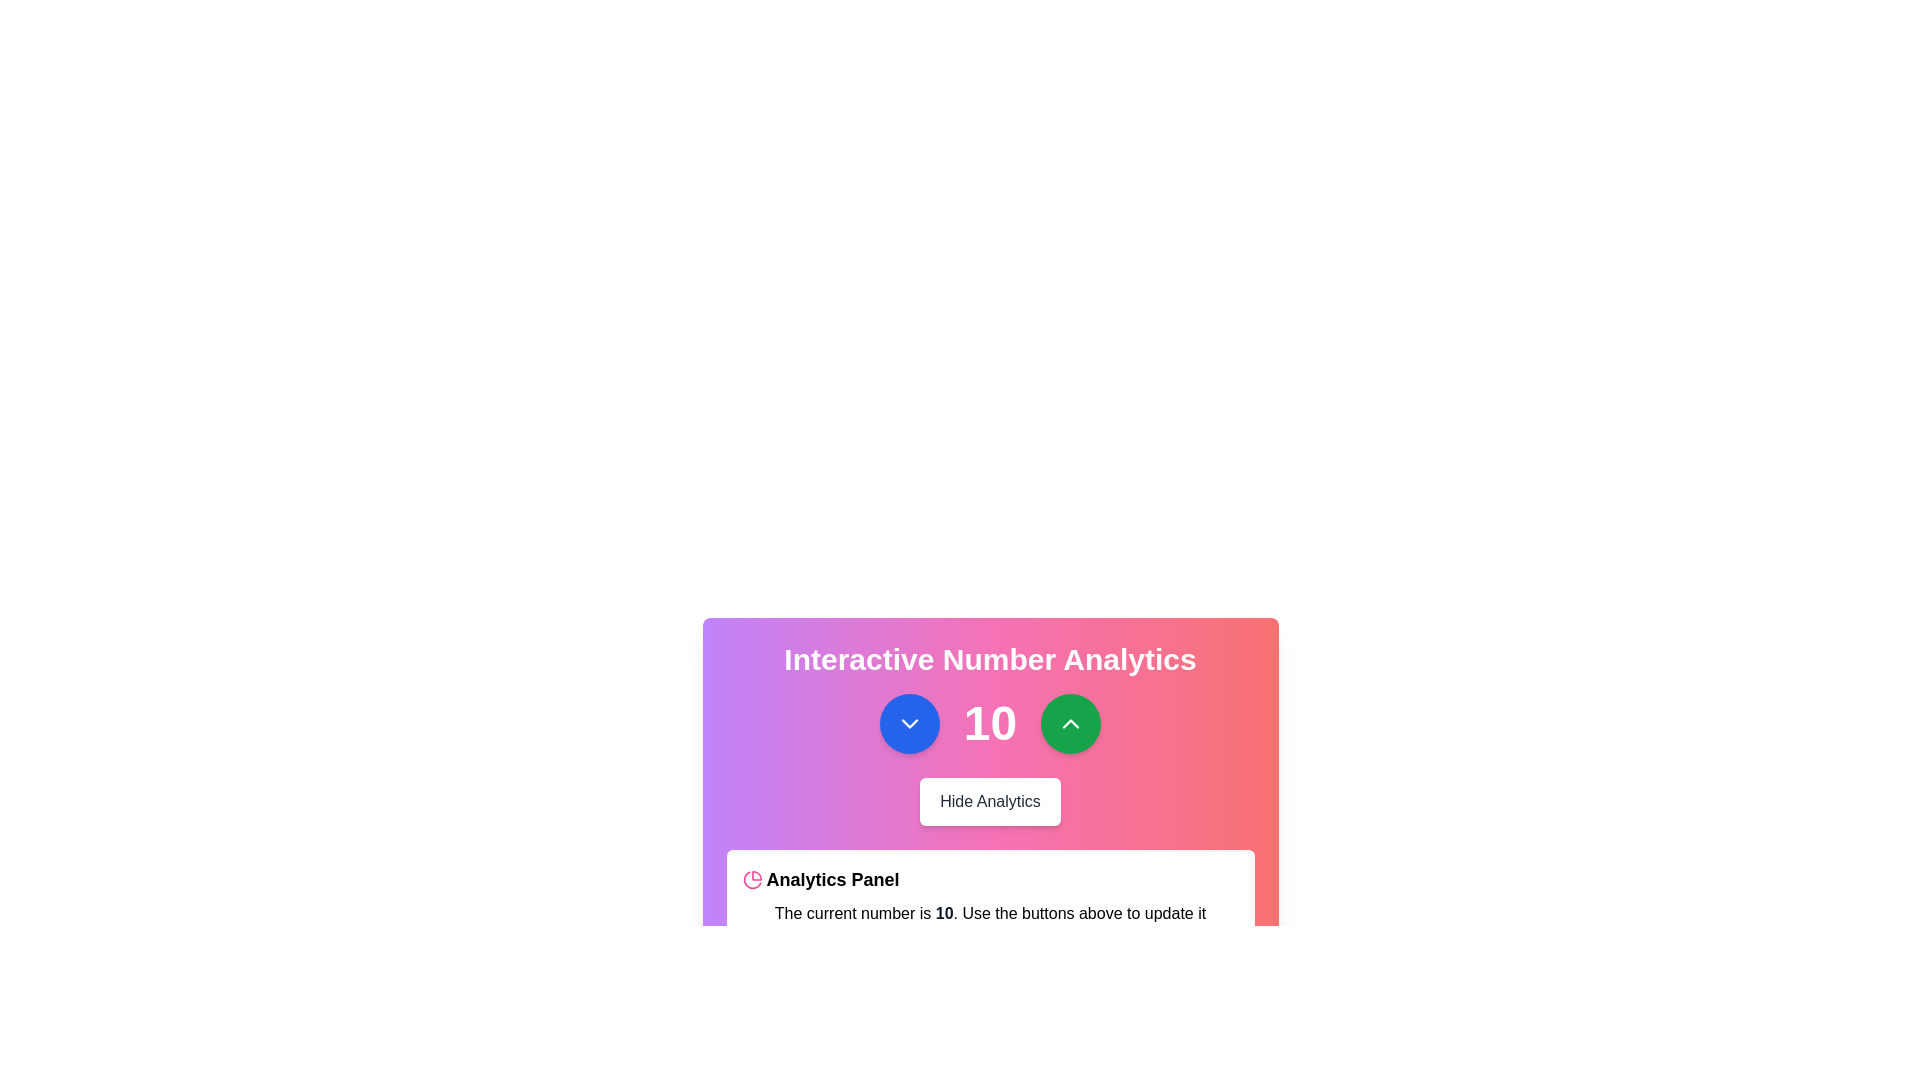 This screenshot has height=1080, width=1920. I want to click on the circular pink pie-chart icon associated with the 'Analytics Panel' text label in the 'Interactive Number Analytics' section, so click(751, 878).